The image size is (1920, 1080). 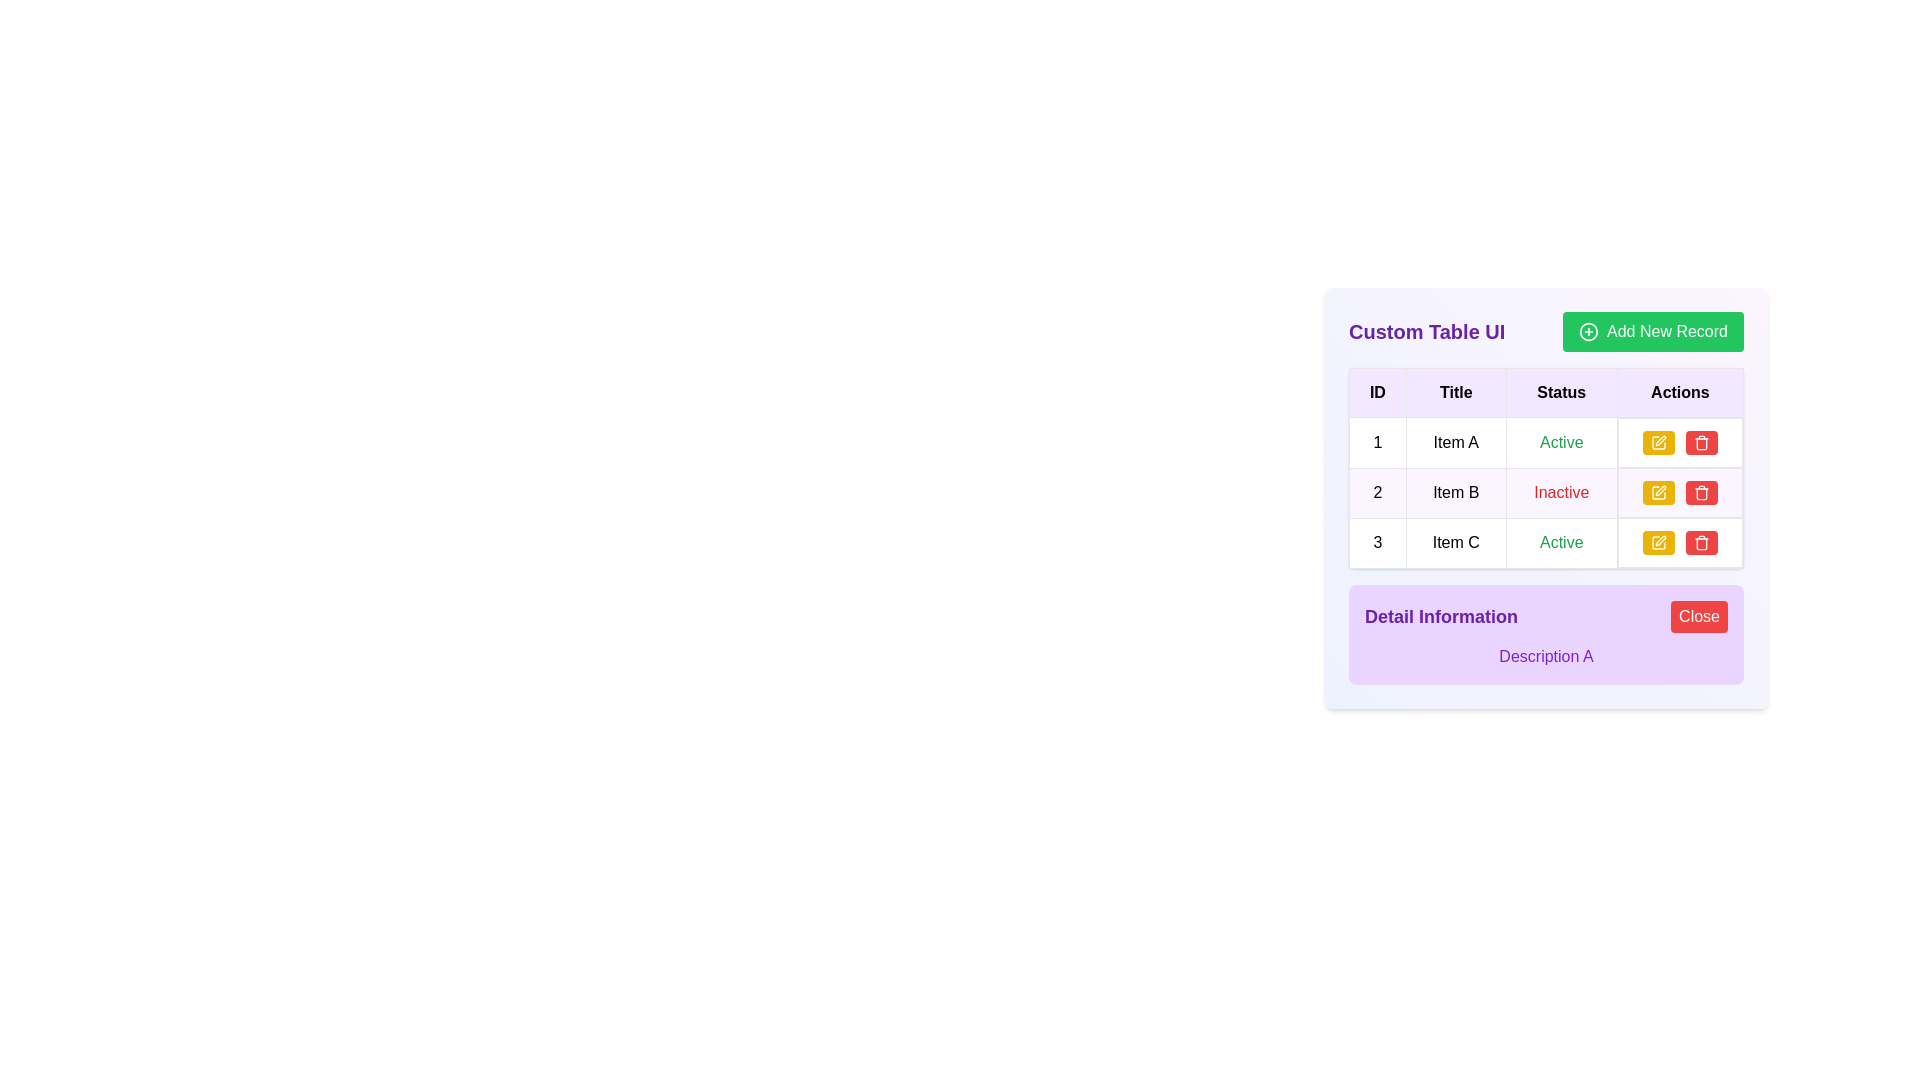 What do you see at coordinates (1660, 540) in the screenshot?
I see `the edit icon button located in the 'Actions' column of the second row in the table` at bounding box center [1660, 540].